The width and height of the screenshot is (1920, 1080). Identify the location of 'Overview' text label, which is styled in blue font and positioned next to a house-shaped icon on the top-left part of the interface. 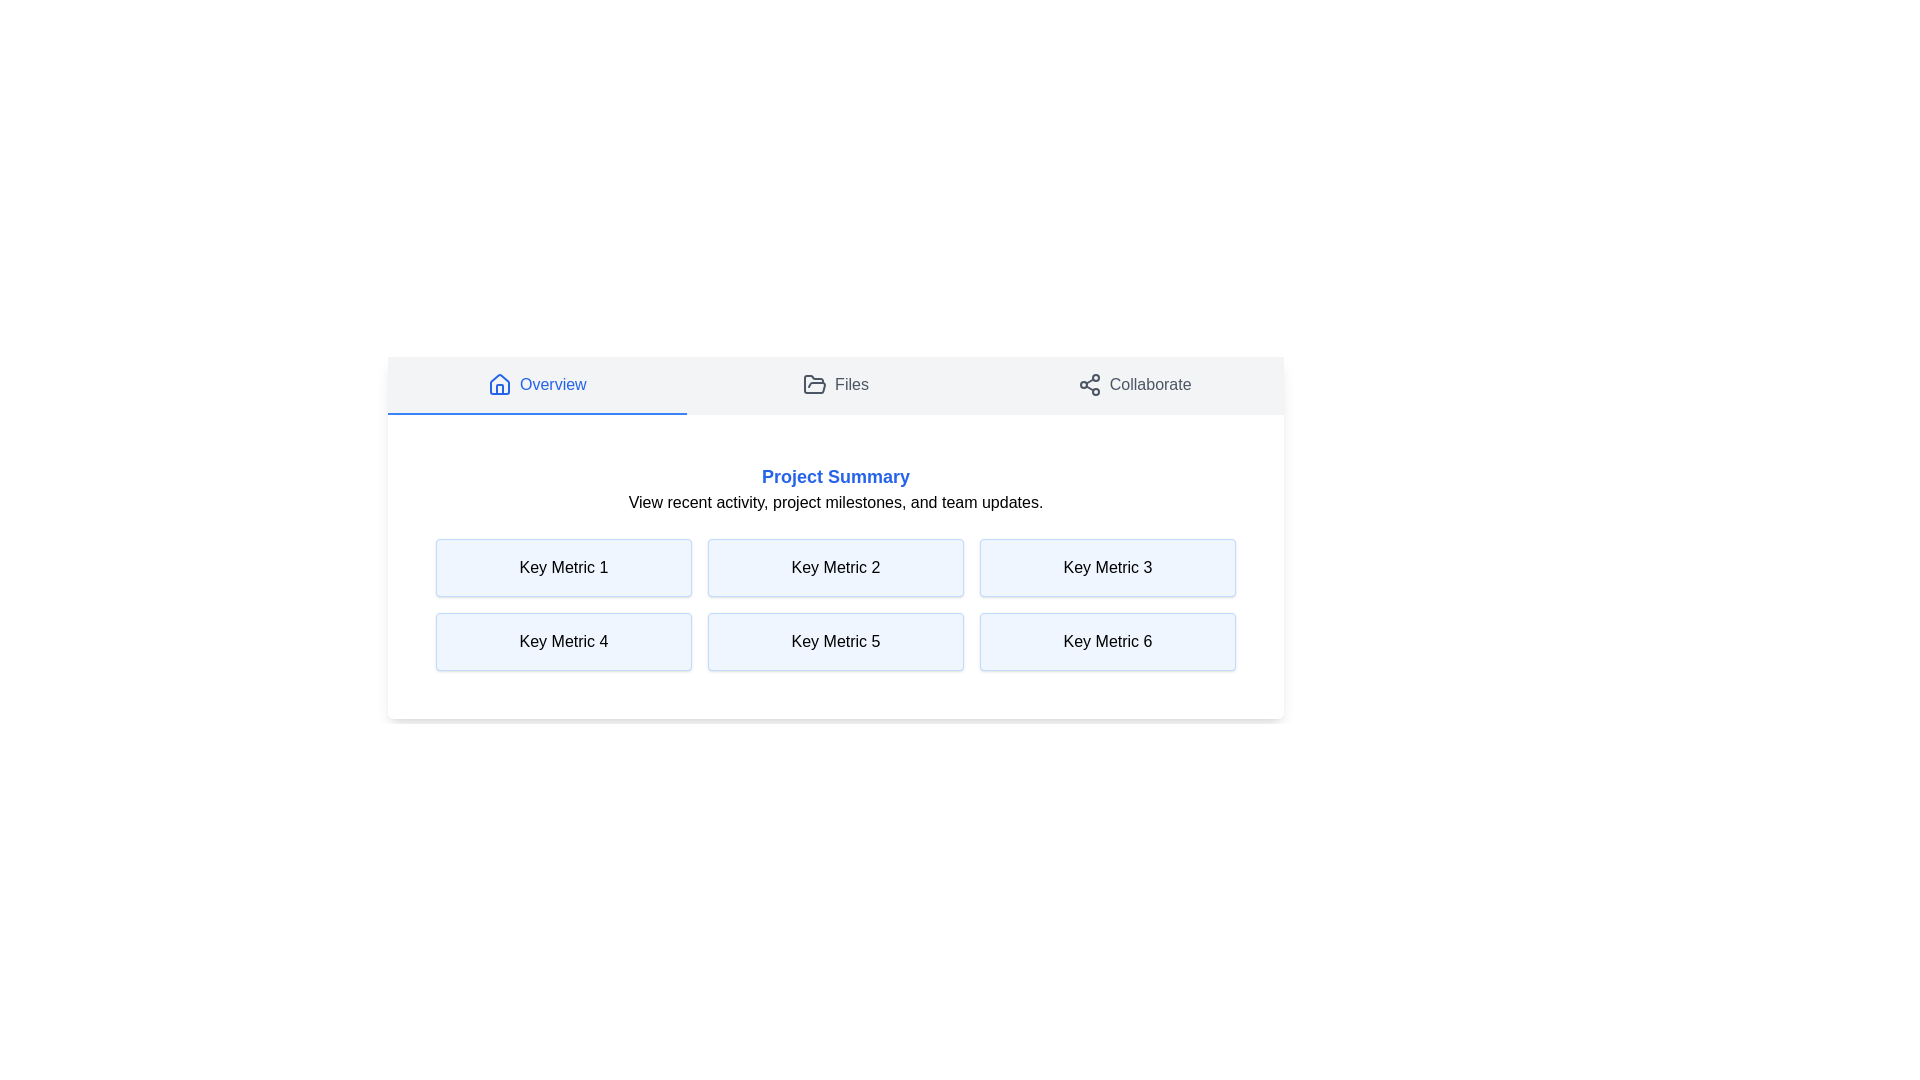
(553, 385).